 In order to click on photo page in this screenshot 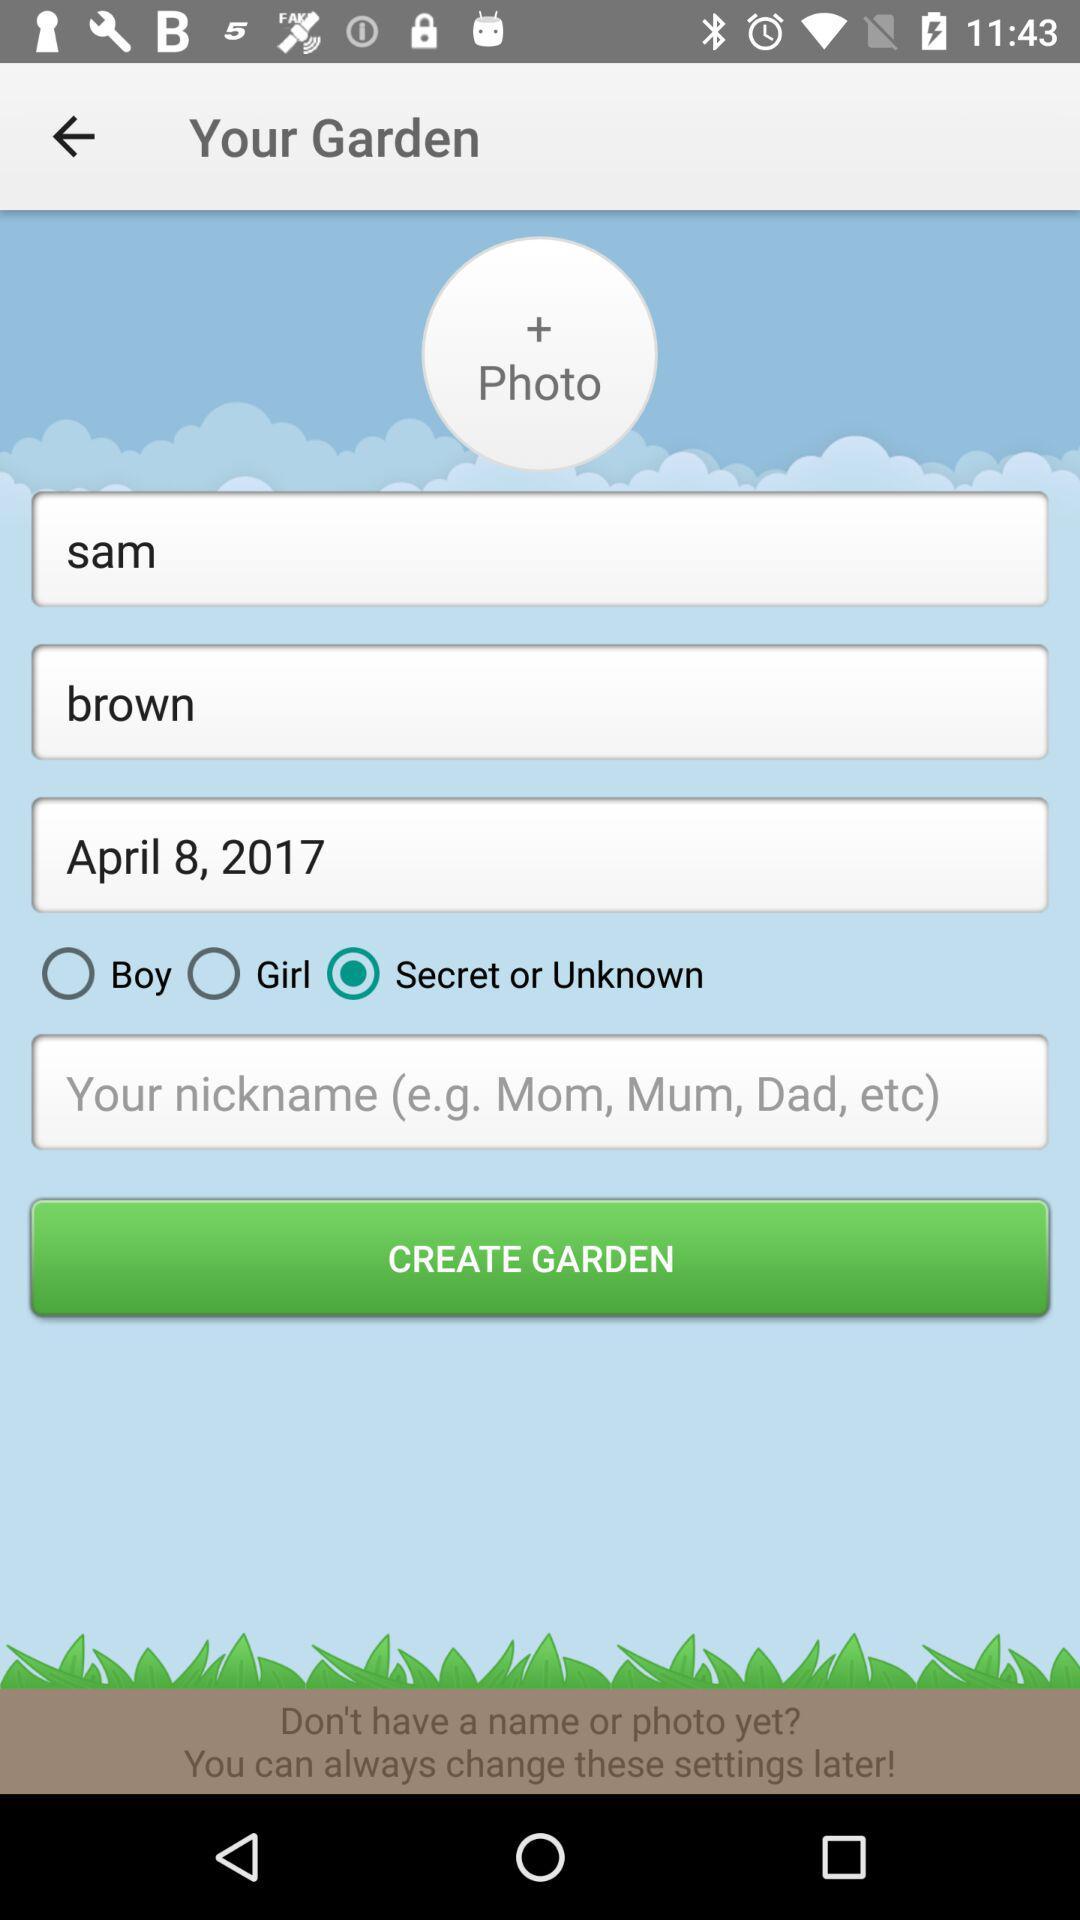, I will do `click(538, 354)`.